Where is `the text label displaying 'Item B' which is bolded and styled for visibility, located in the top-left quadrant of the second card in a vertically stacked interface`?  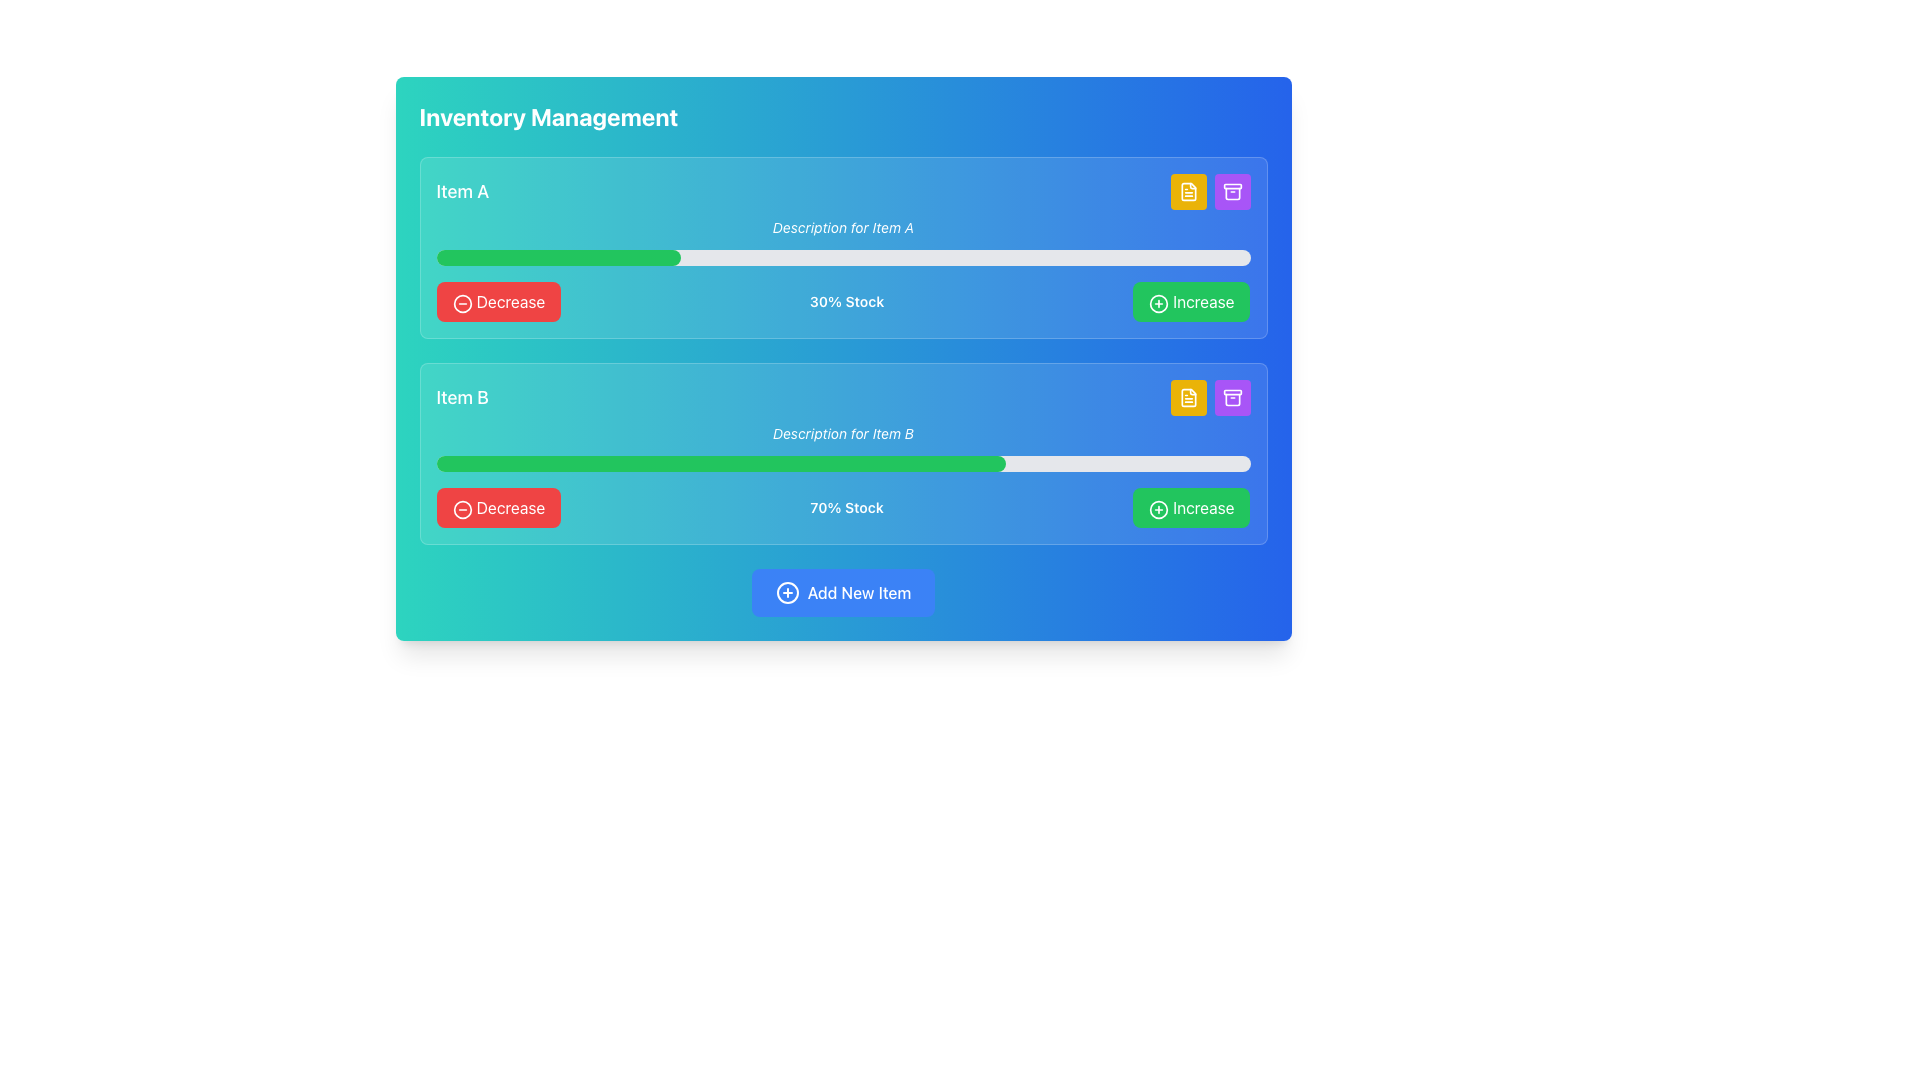 the text label displaying 'Item B' which is bolded and styled for visibility, located in the top-left quadrant of the second card in a vertically stacked interface is located at coordinates (461, 397).